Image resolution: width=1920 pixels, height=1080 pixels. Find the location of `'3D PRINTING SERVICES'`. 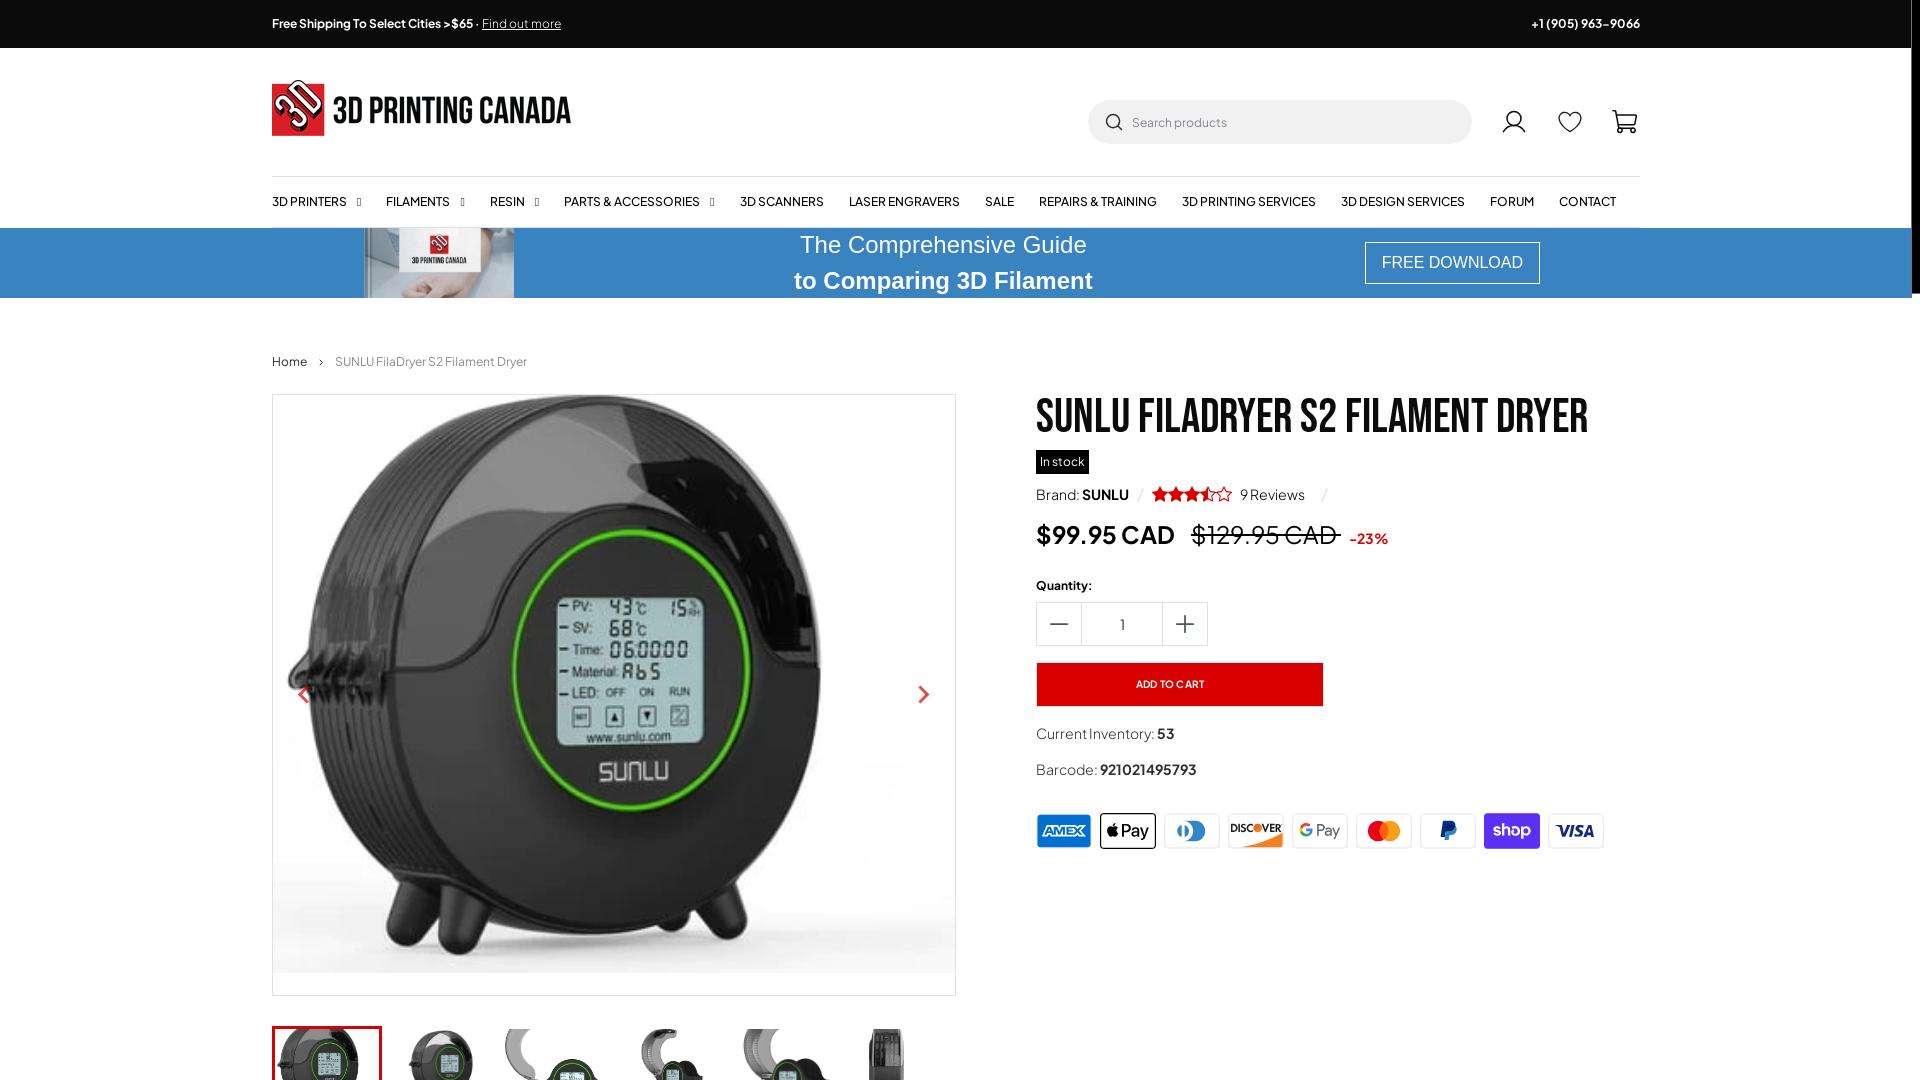

'3D PRINTING SERVICES' is located at coordinates (1181, 201).